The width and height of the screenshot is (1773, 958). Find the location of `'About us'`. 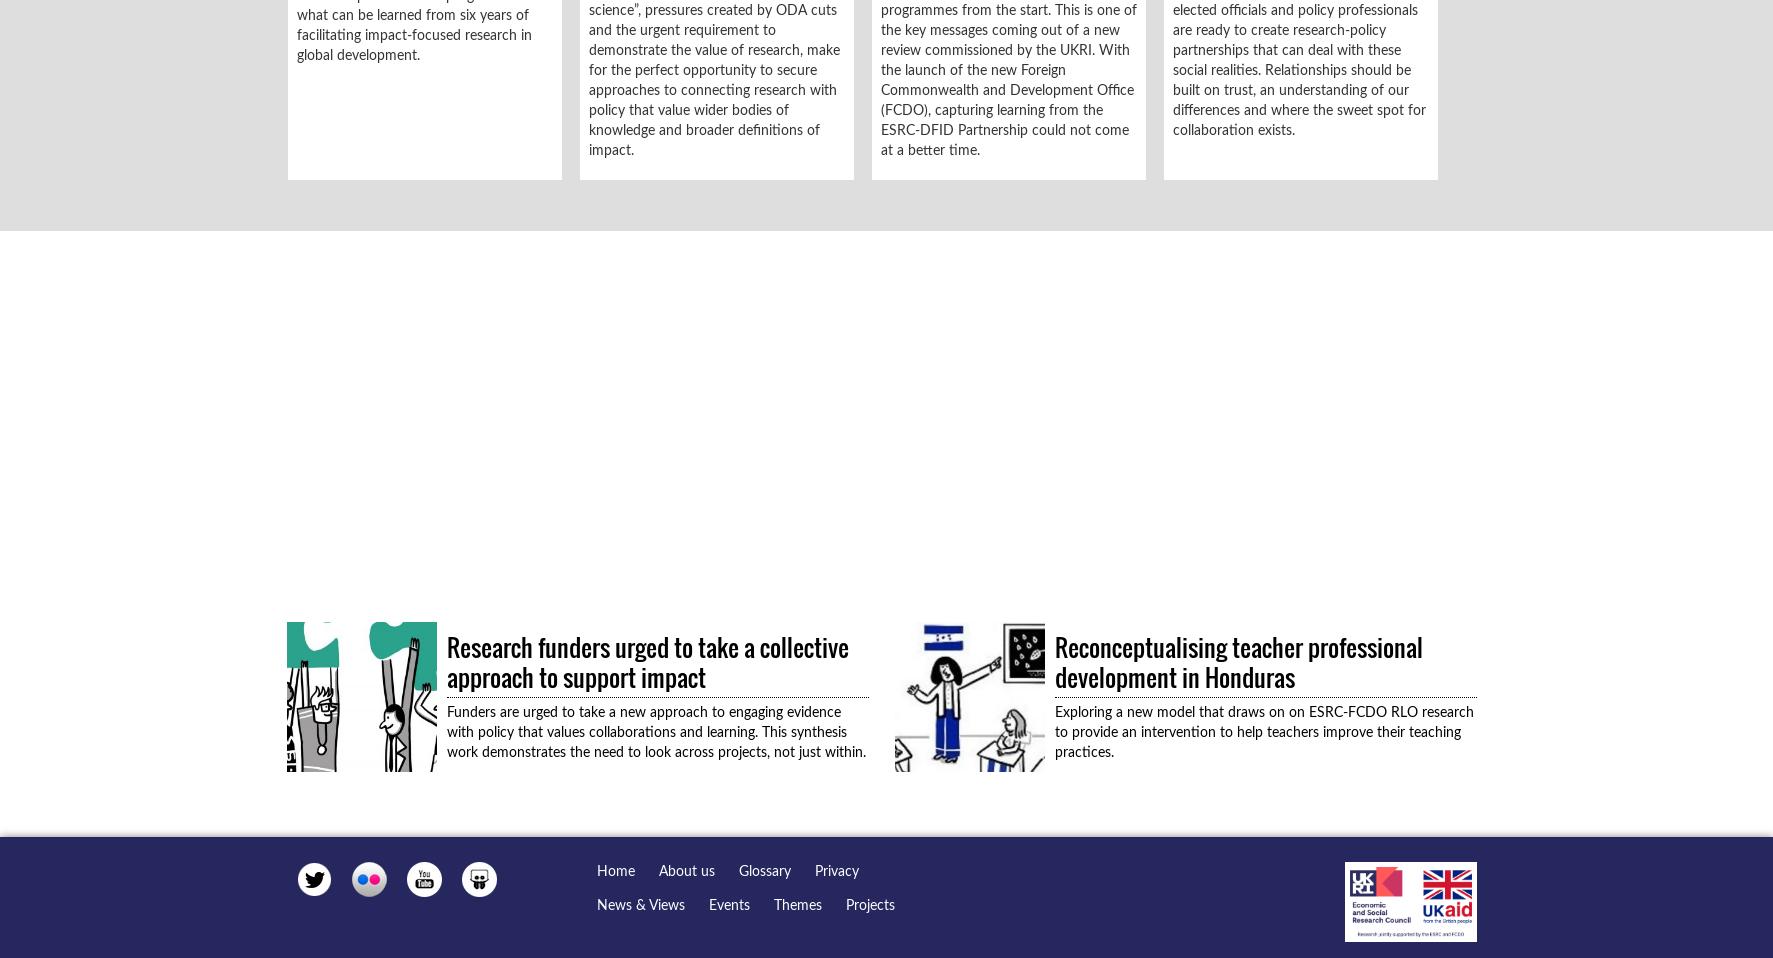

'About us' is located at coordinates (684, 870).